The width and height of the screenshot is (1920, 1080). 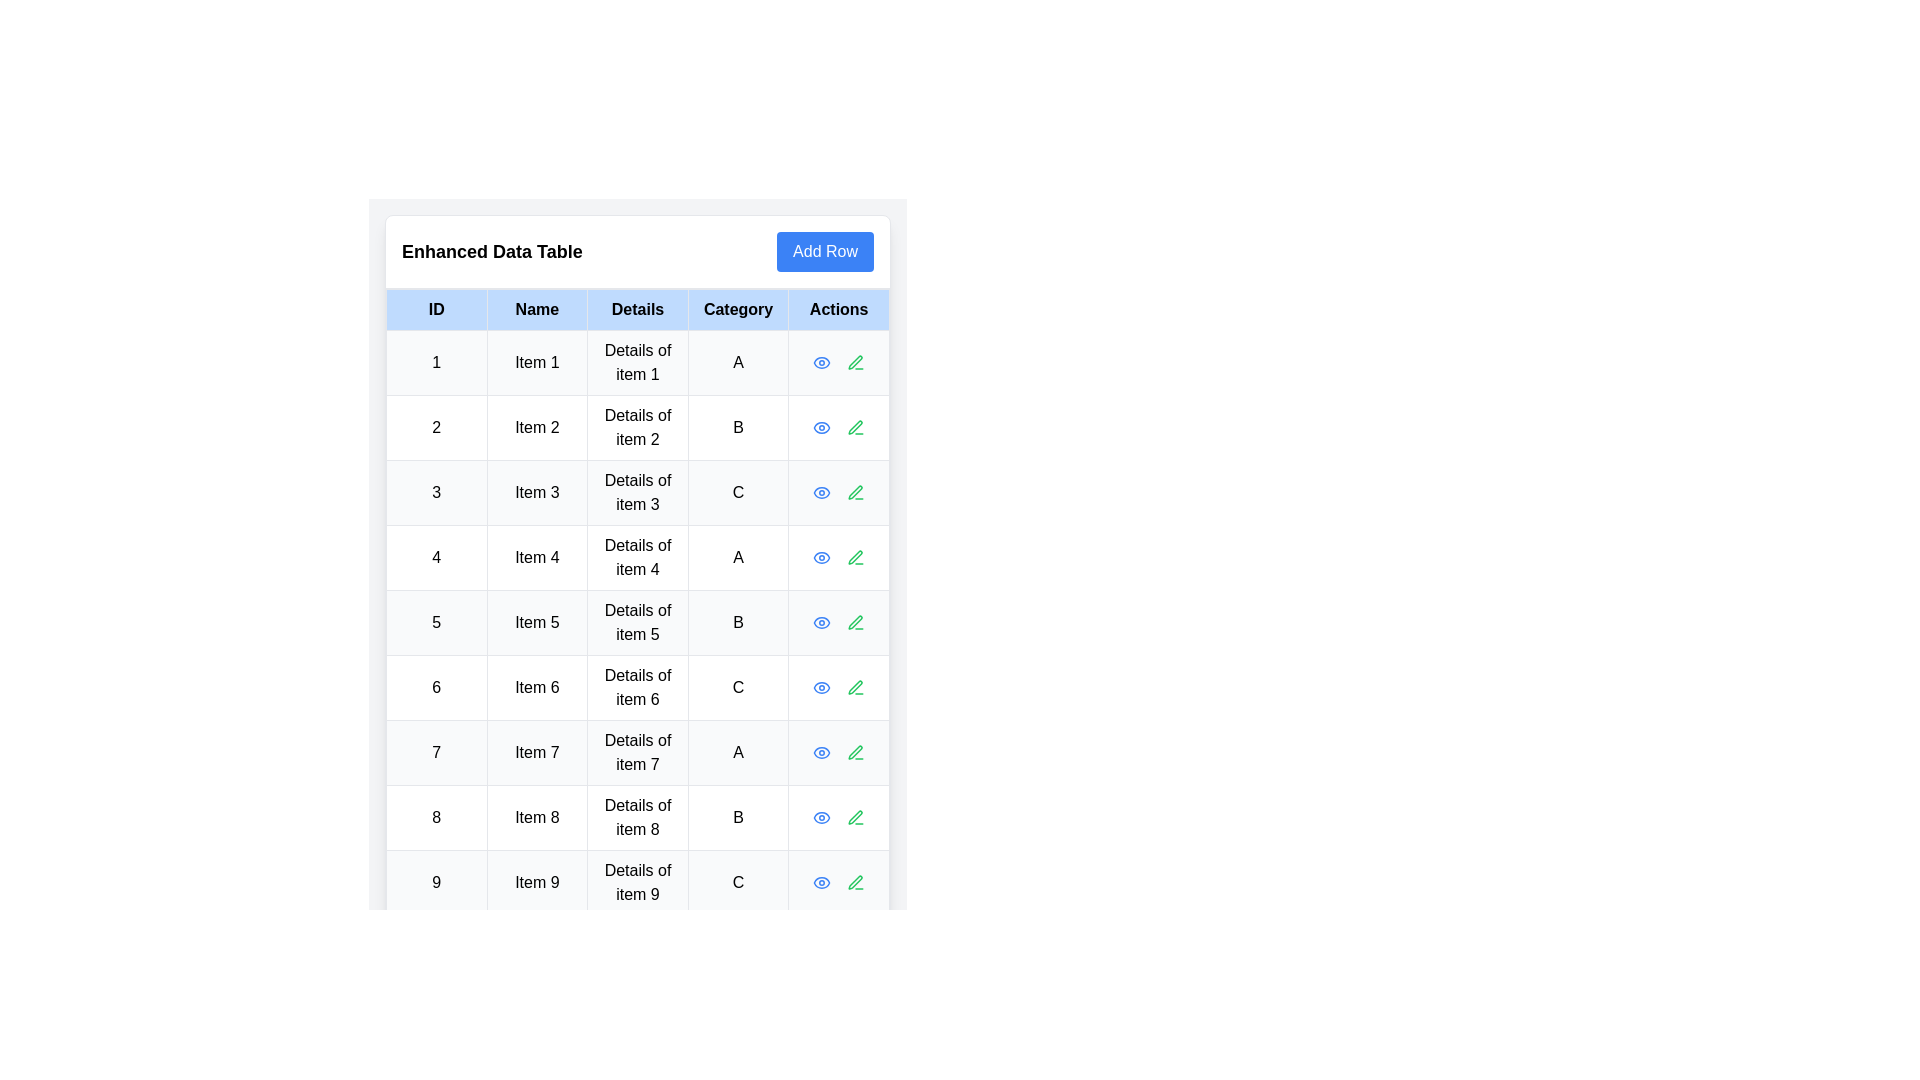 I want to click on the data cell containing the numeric value '2' in the second row and first column of the data table, so click(x=435, y=427).